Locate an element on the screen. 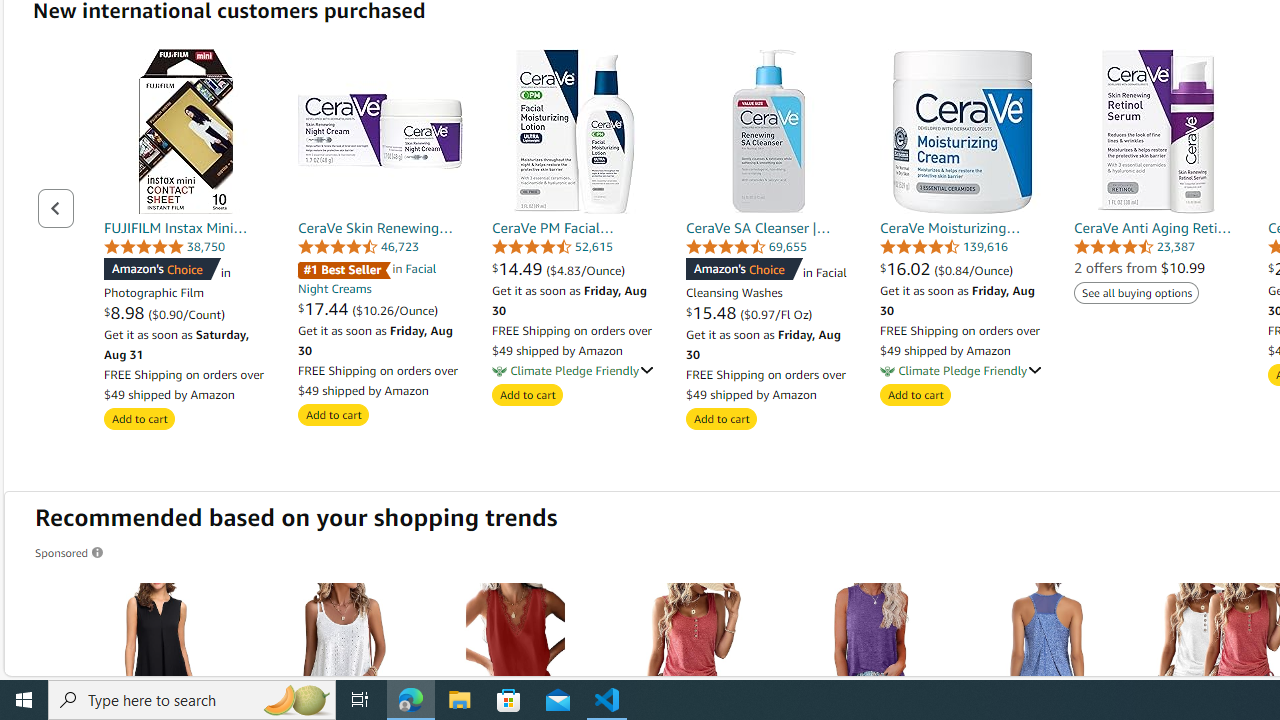 The width and height of the screenshot is (1280, 720). 'Leave feedback on Sponsored ad' is located at coordinates (70, 552).